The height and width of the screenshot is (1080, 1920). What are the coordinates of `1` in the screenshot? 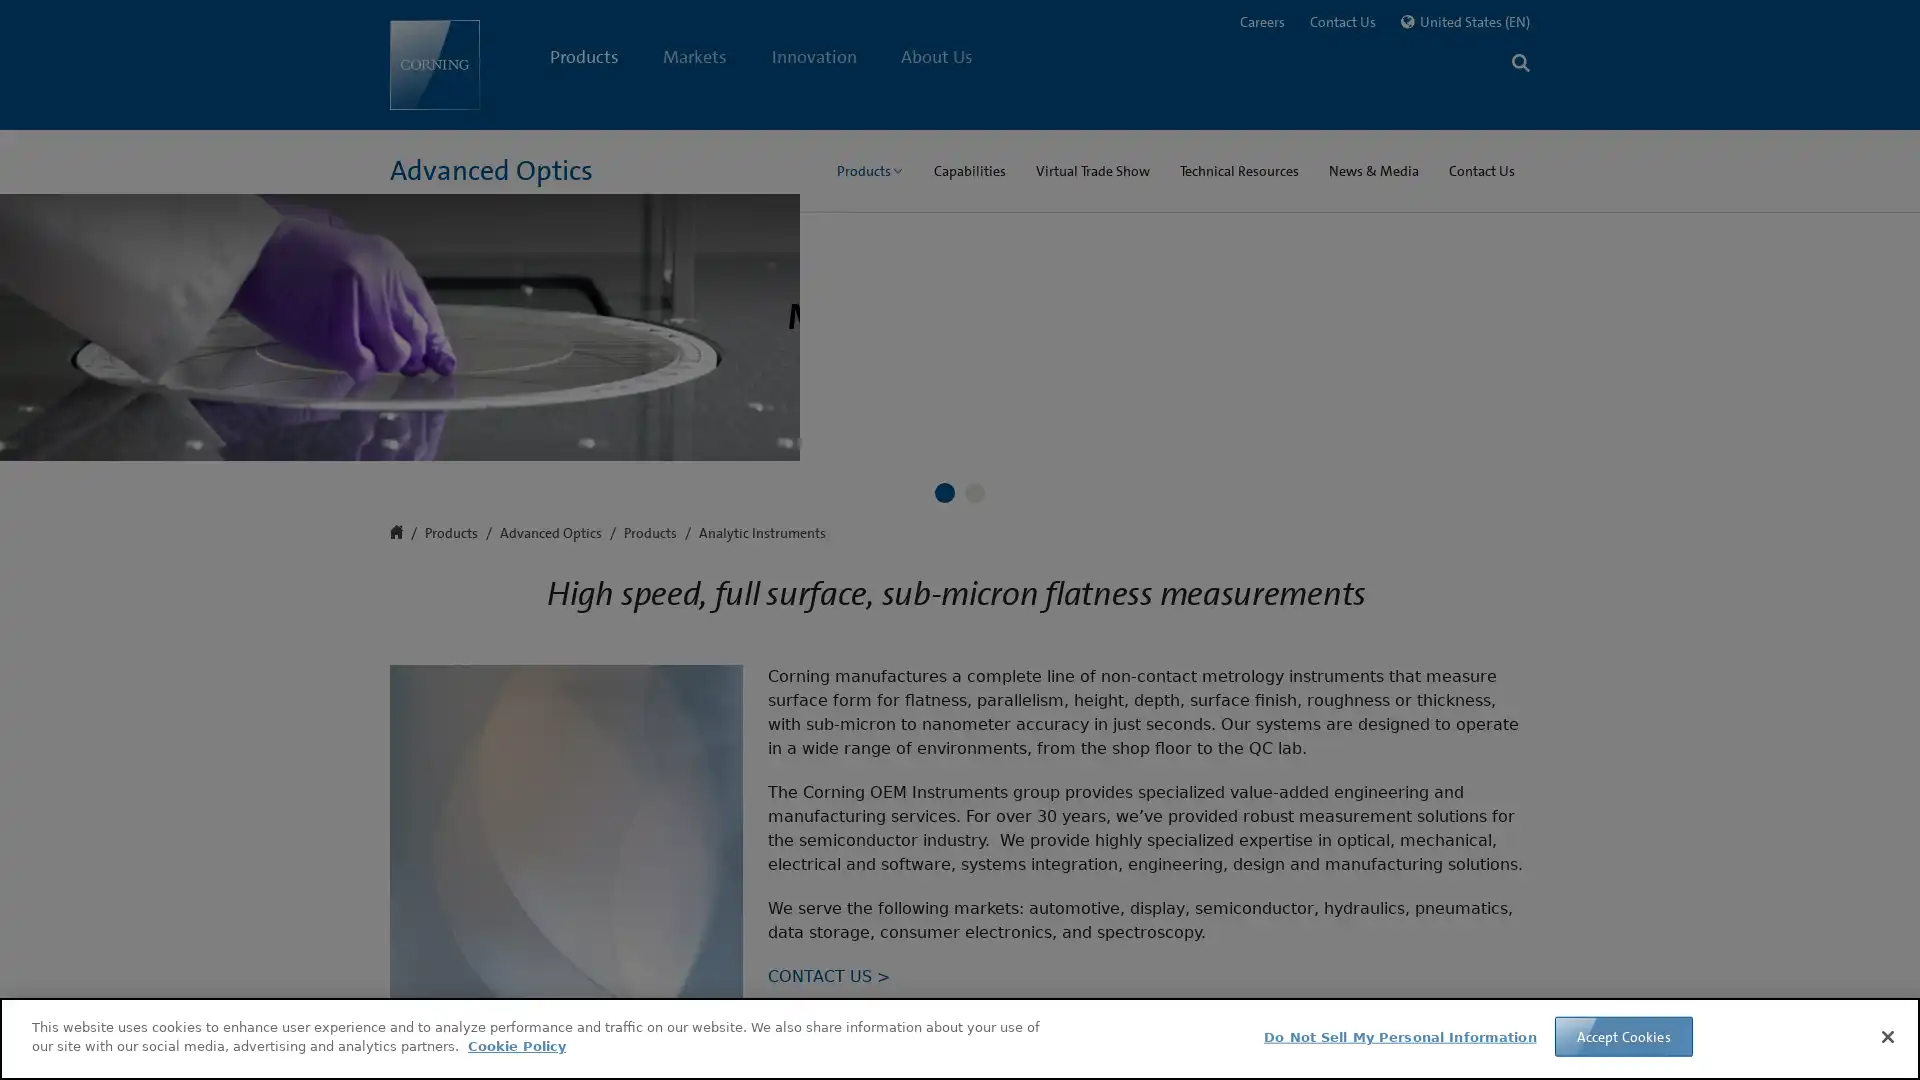 It's located at (944, 881).